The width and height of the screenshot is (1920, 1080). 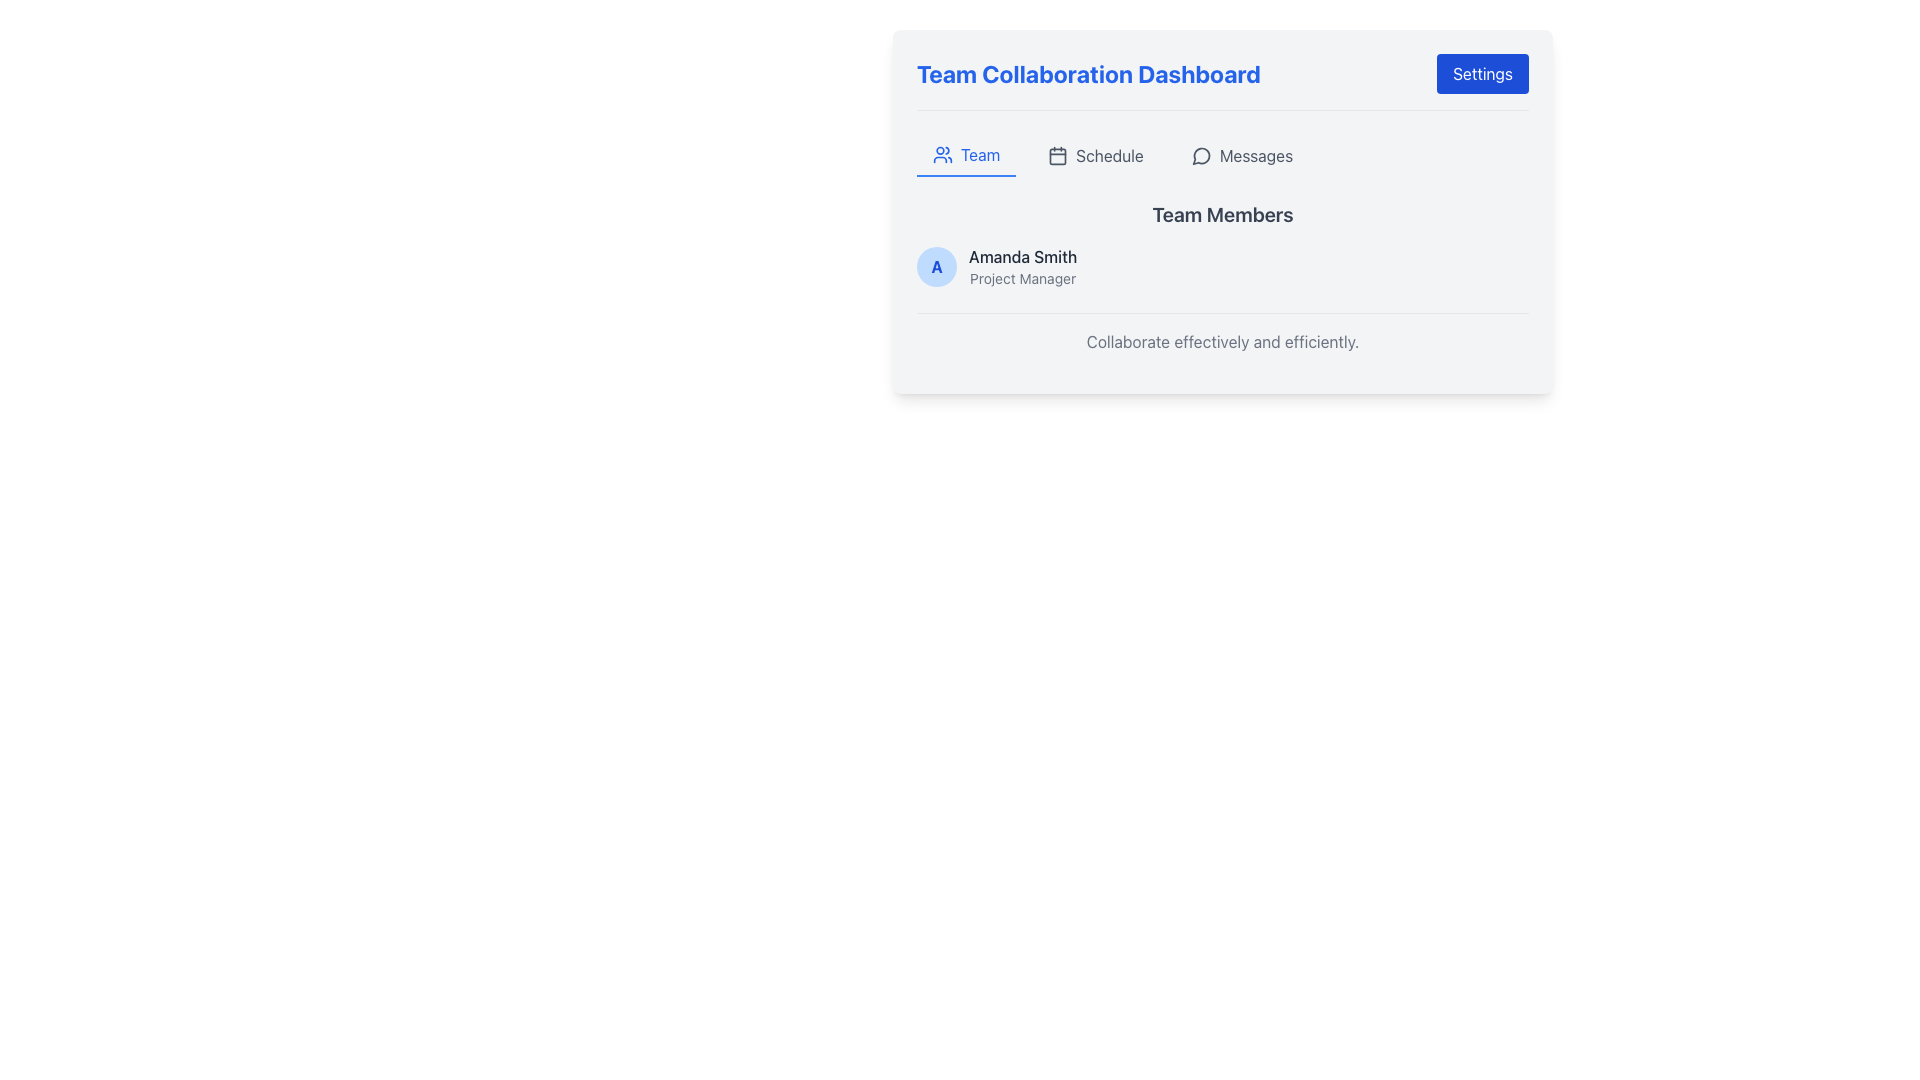 I want to click on the circular speech bubble icon outlined in dark gray, located to the left of the 'Messages' text in the navigation section, so click(x=1200, y=154).